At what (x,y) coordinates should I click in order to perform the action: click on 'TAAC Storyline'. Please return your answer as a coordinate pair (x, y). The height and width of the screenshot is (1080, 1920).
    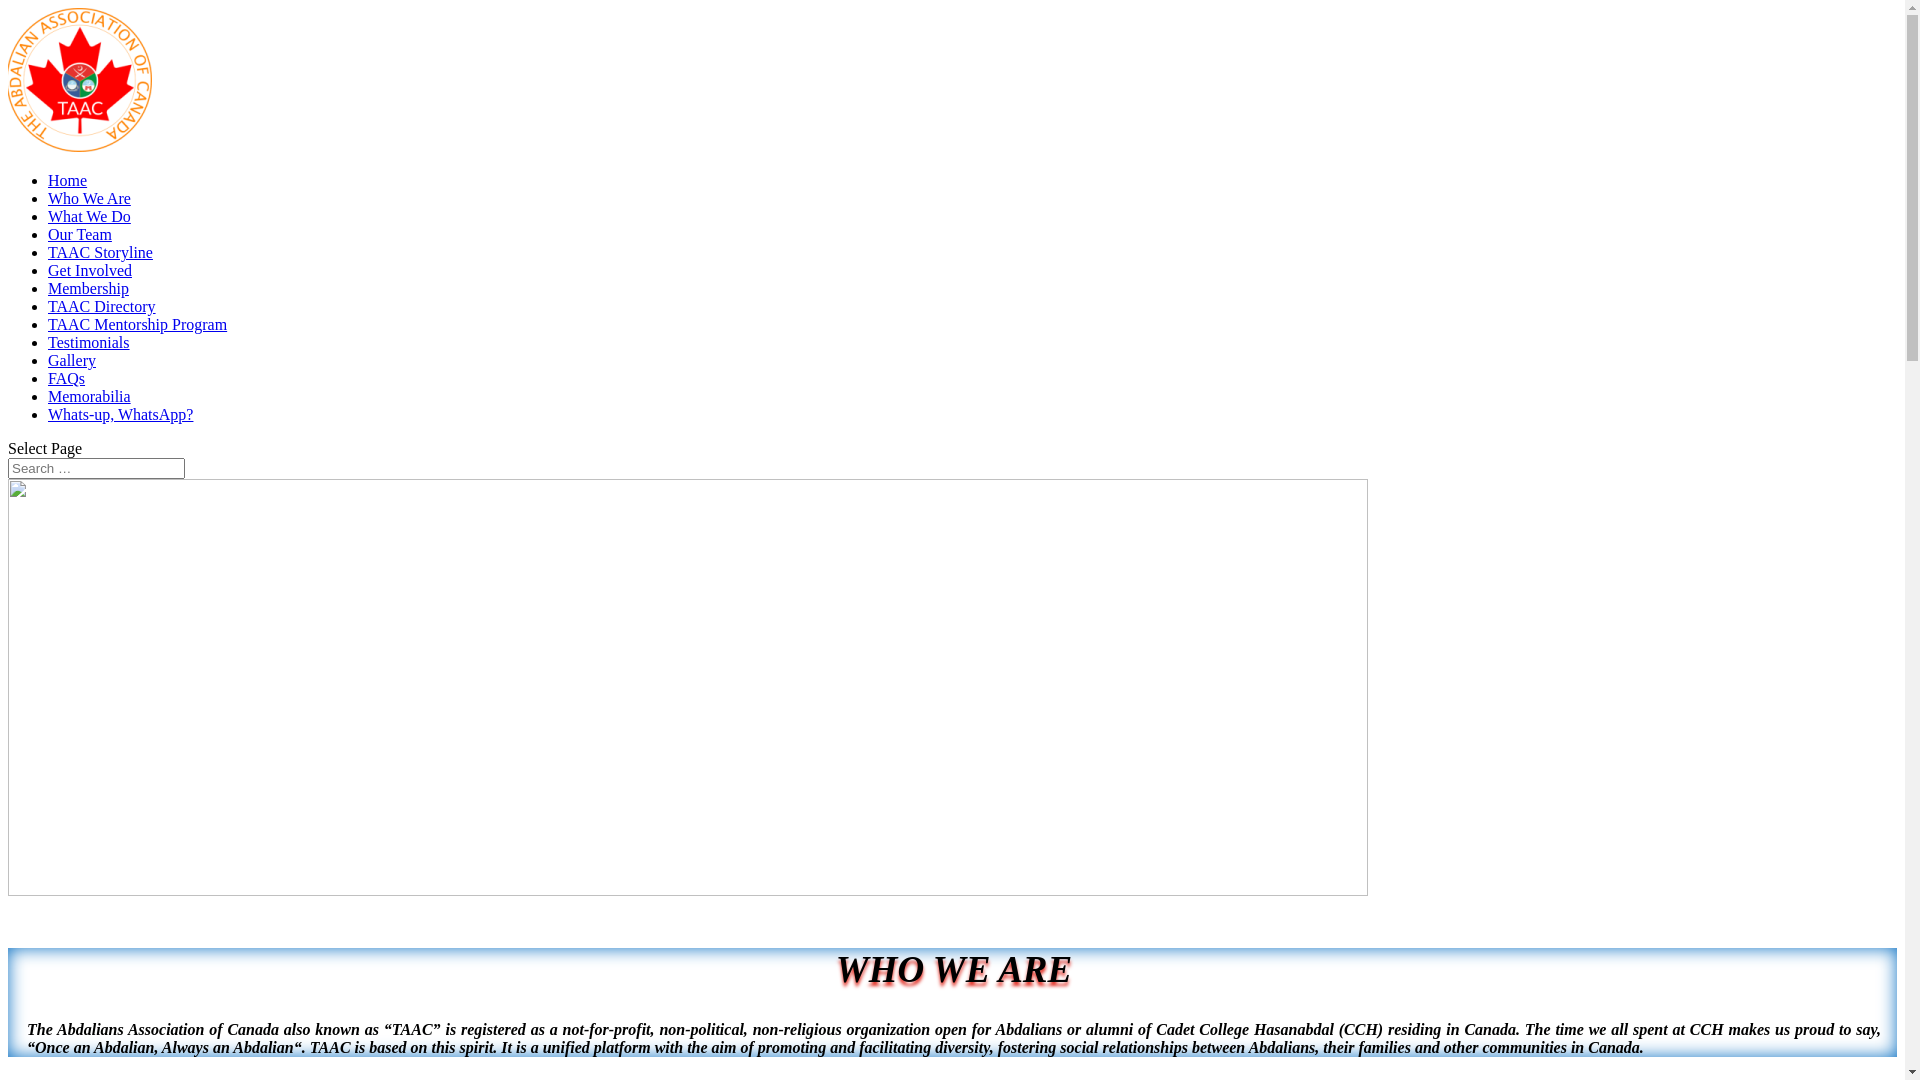
    Looking at the image, I should click on (48, 251).